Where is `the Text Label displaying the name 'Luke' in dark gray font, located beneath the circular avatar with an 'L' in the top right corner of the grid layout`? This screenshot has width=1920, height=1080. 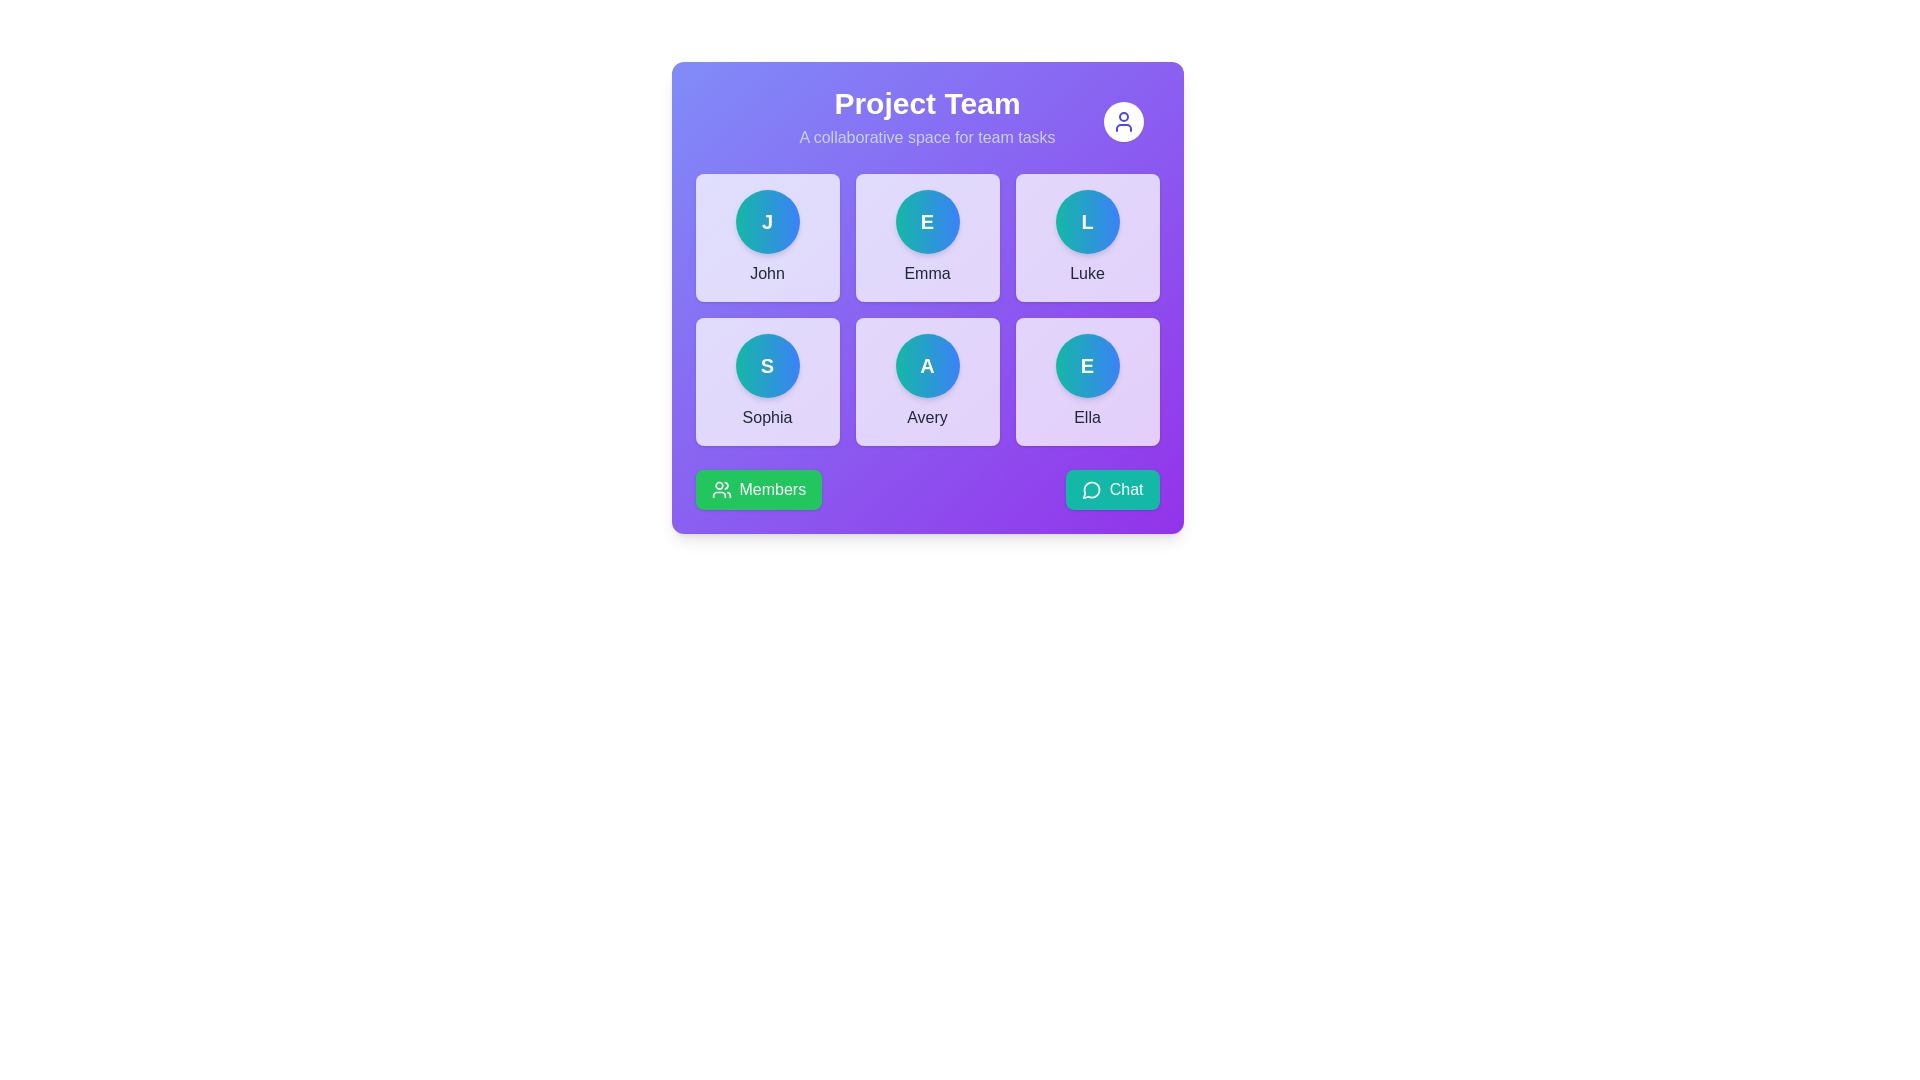
the Text Label displaying the name 'Luke' in dark gray font, located beneath the circular avatar with an 'L' in the top right corner of the grid layout is located at coordinates (1086, 273).